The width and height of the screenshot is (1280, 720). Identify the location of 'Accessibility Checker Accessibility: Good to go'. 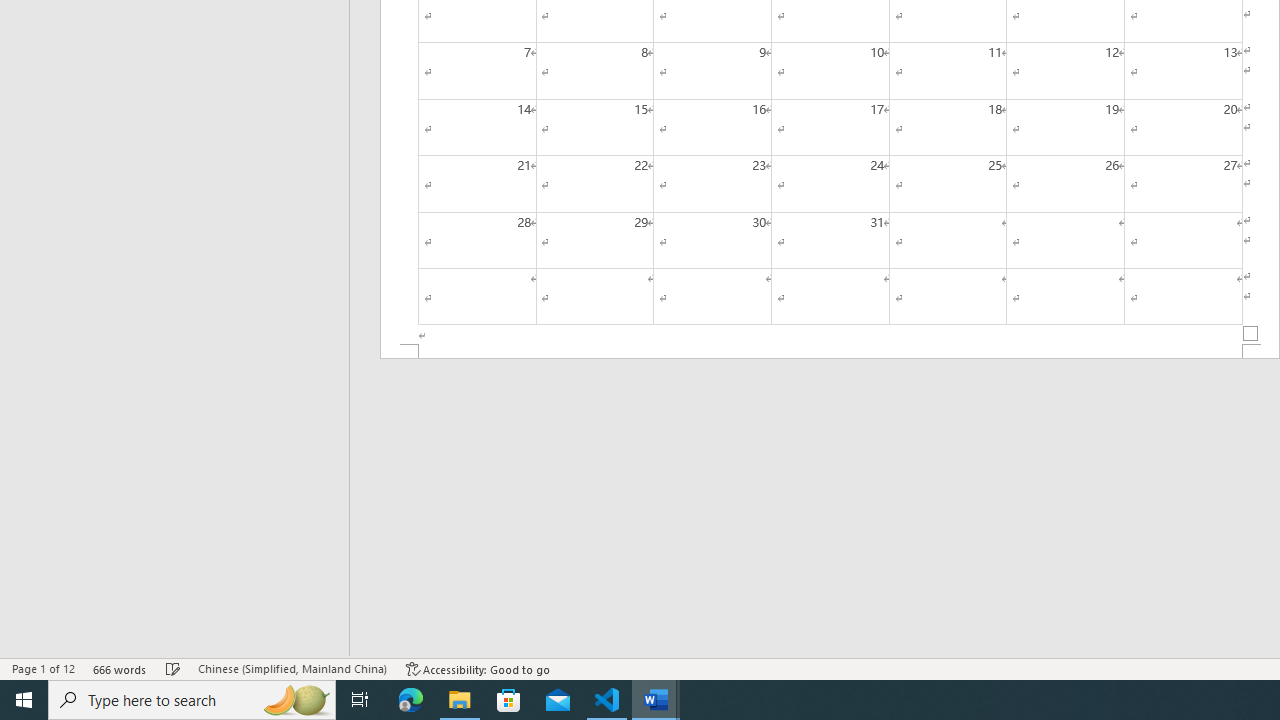
(477, 669).